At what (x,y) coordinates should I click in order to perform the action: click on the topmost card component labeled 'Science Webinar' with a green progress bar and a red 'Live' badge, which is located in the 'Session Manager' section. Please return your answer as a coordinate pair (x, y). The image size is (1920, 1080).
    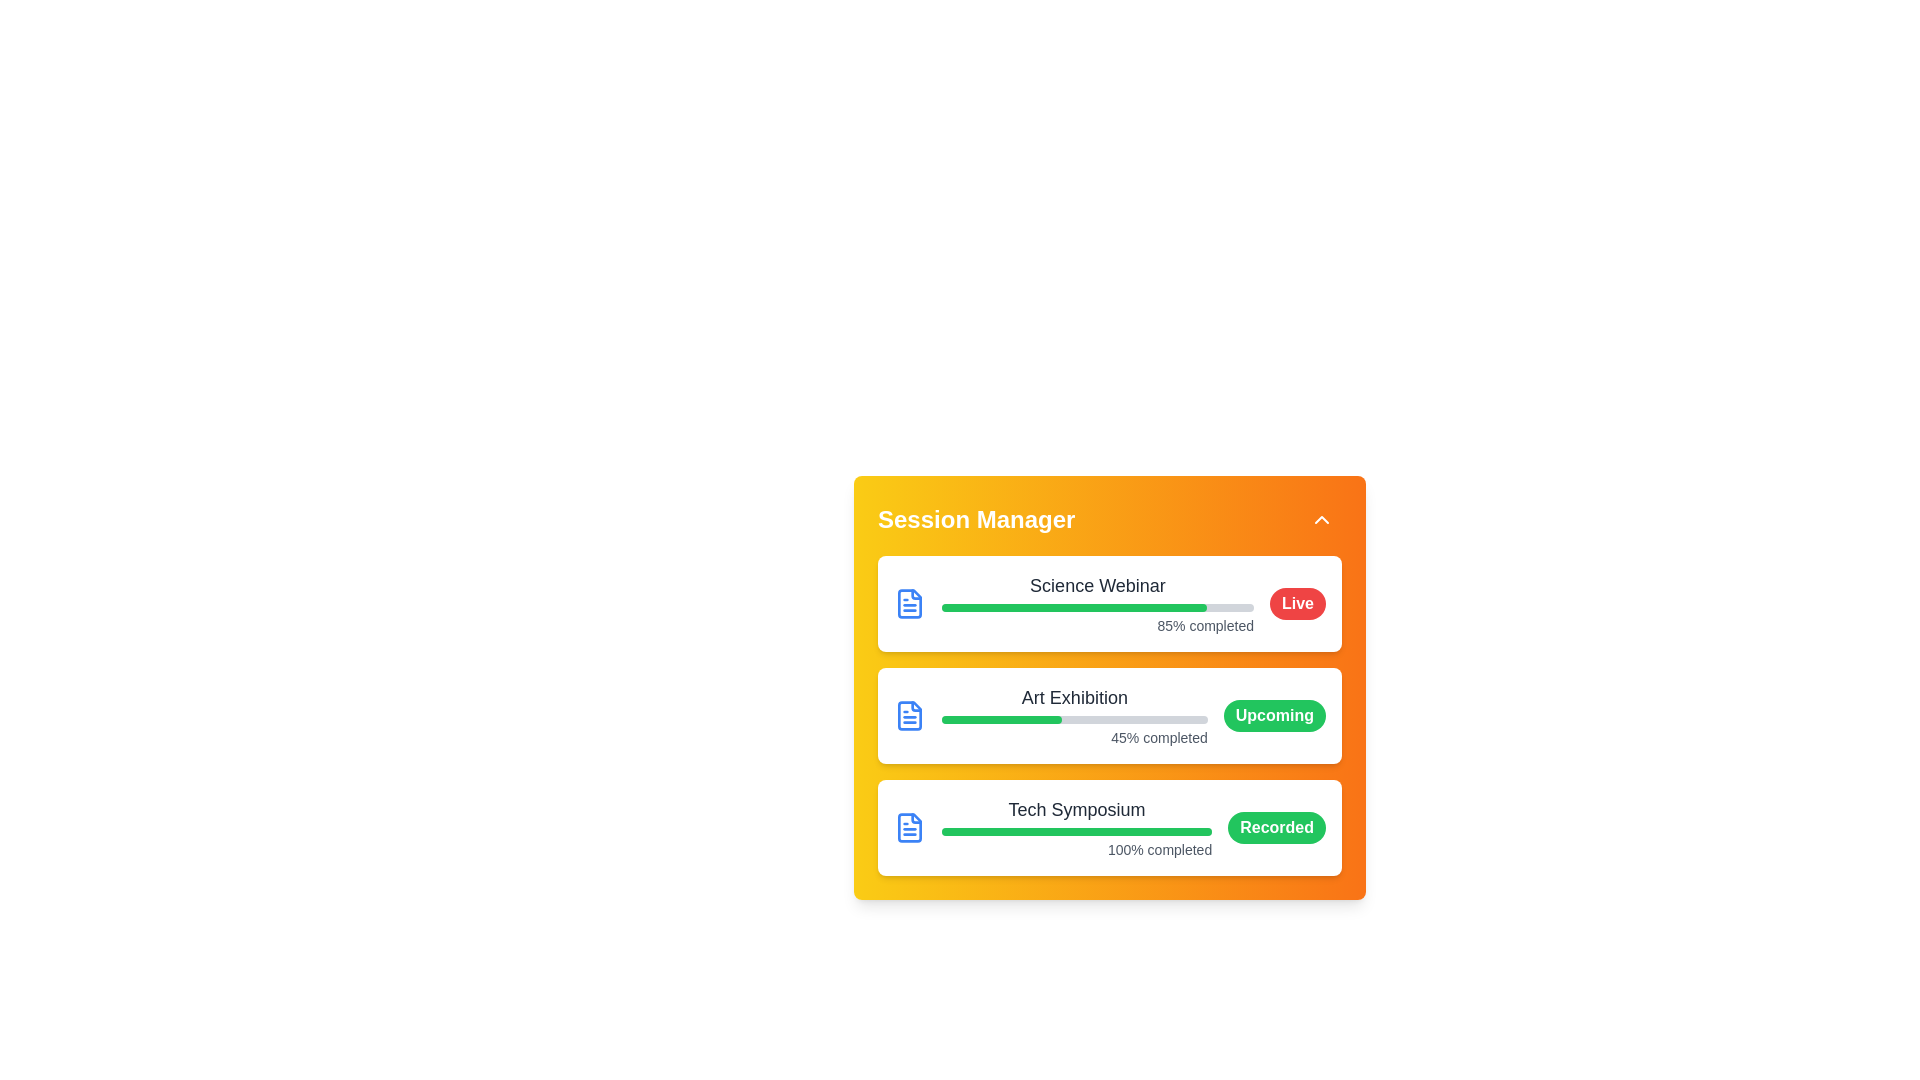
    Looking at the image, I should click on (1108, 603).